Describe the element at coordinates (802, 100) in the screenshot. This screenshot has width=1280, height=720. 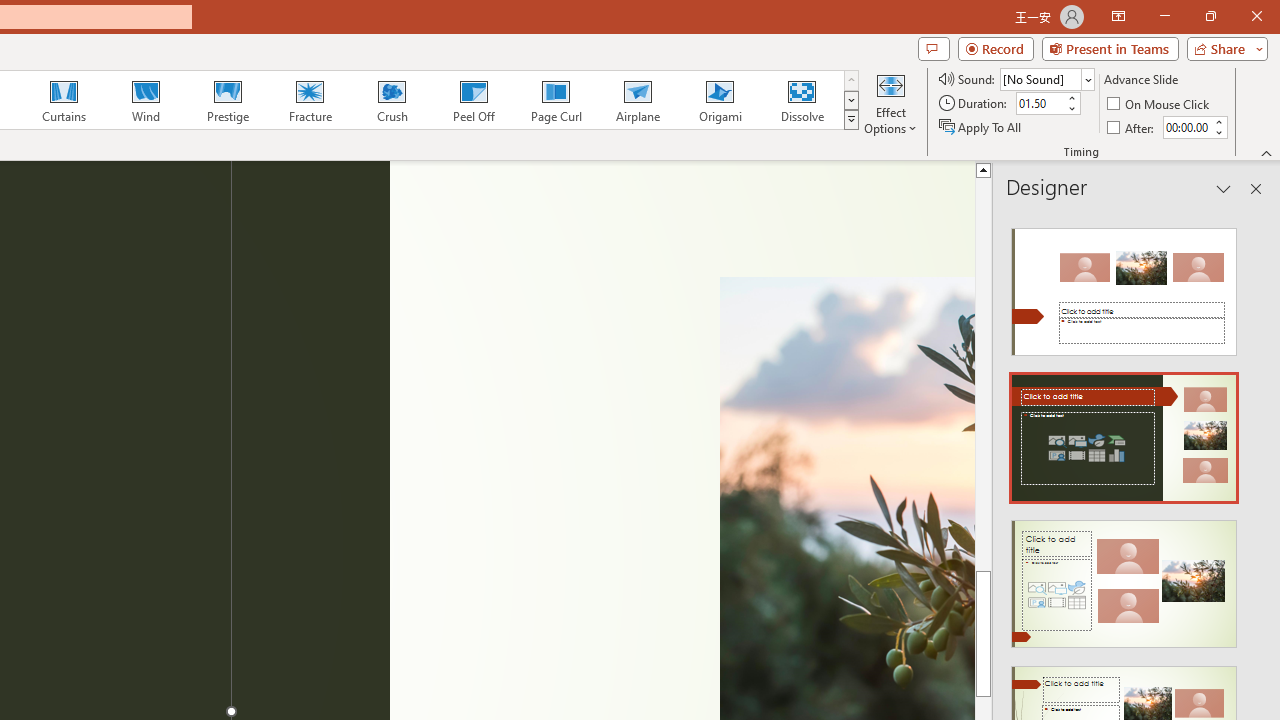
I see `'Dissolve'` at that location.